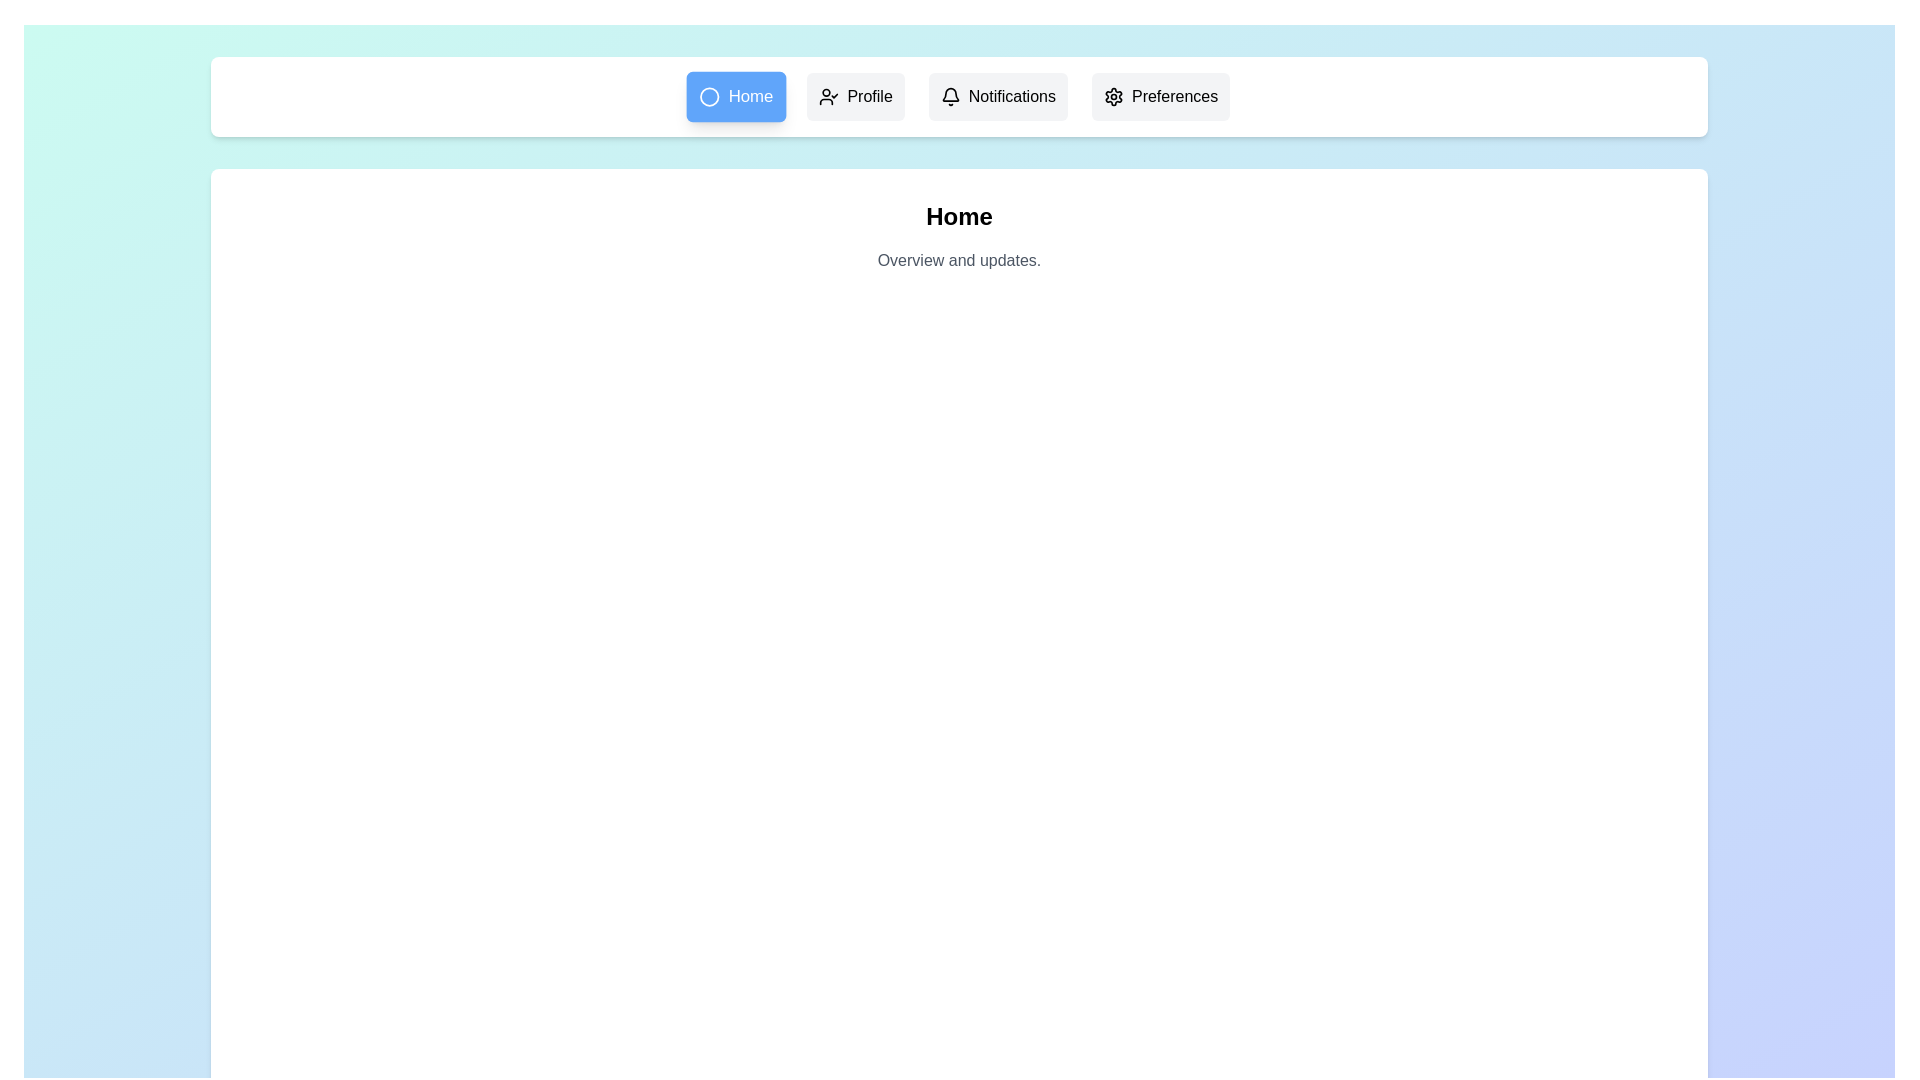 The image size is (1920, 1080). I want to click on the menu item Profile, so click(856, 96).